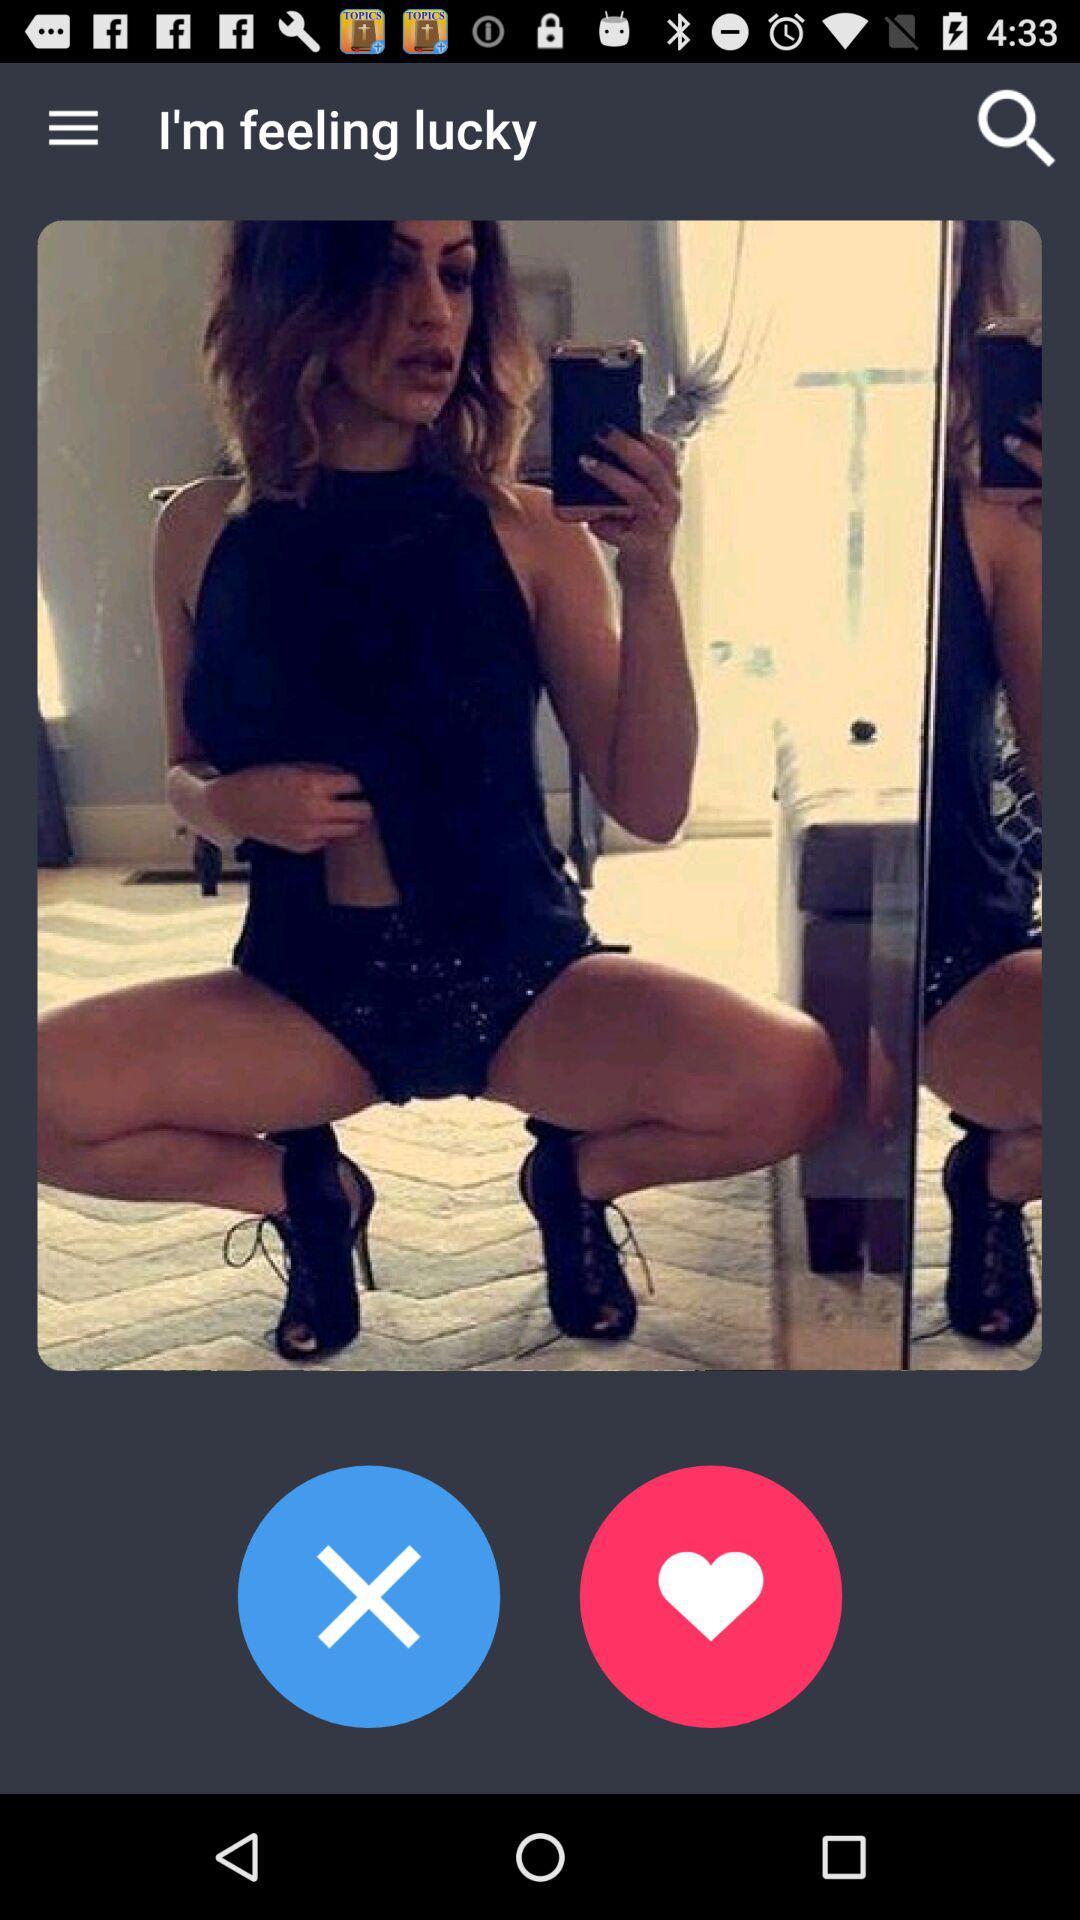  I want to click on close, so click(369, 1595).